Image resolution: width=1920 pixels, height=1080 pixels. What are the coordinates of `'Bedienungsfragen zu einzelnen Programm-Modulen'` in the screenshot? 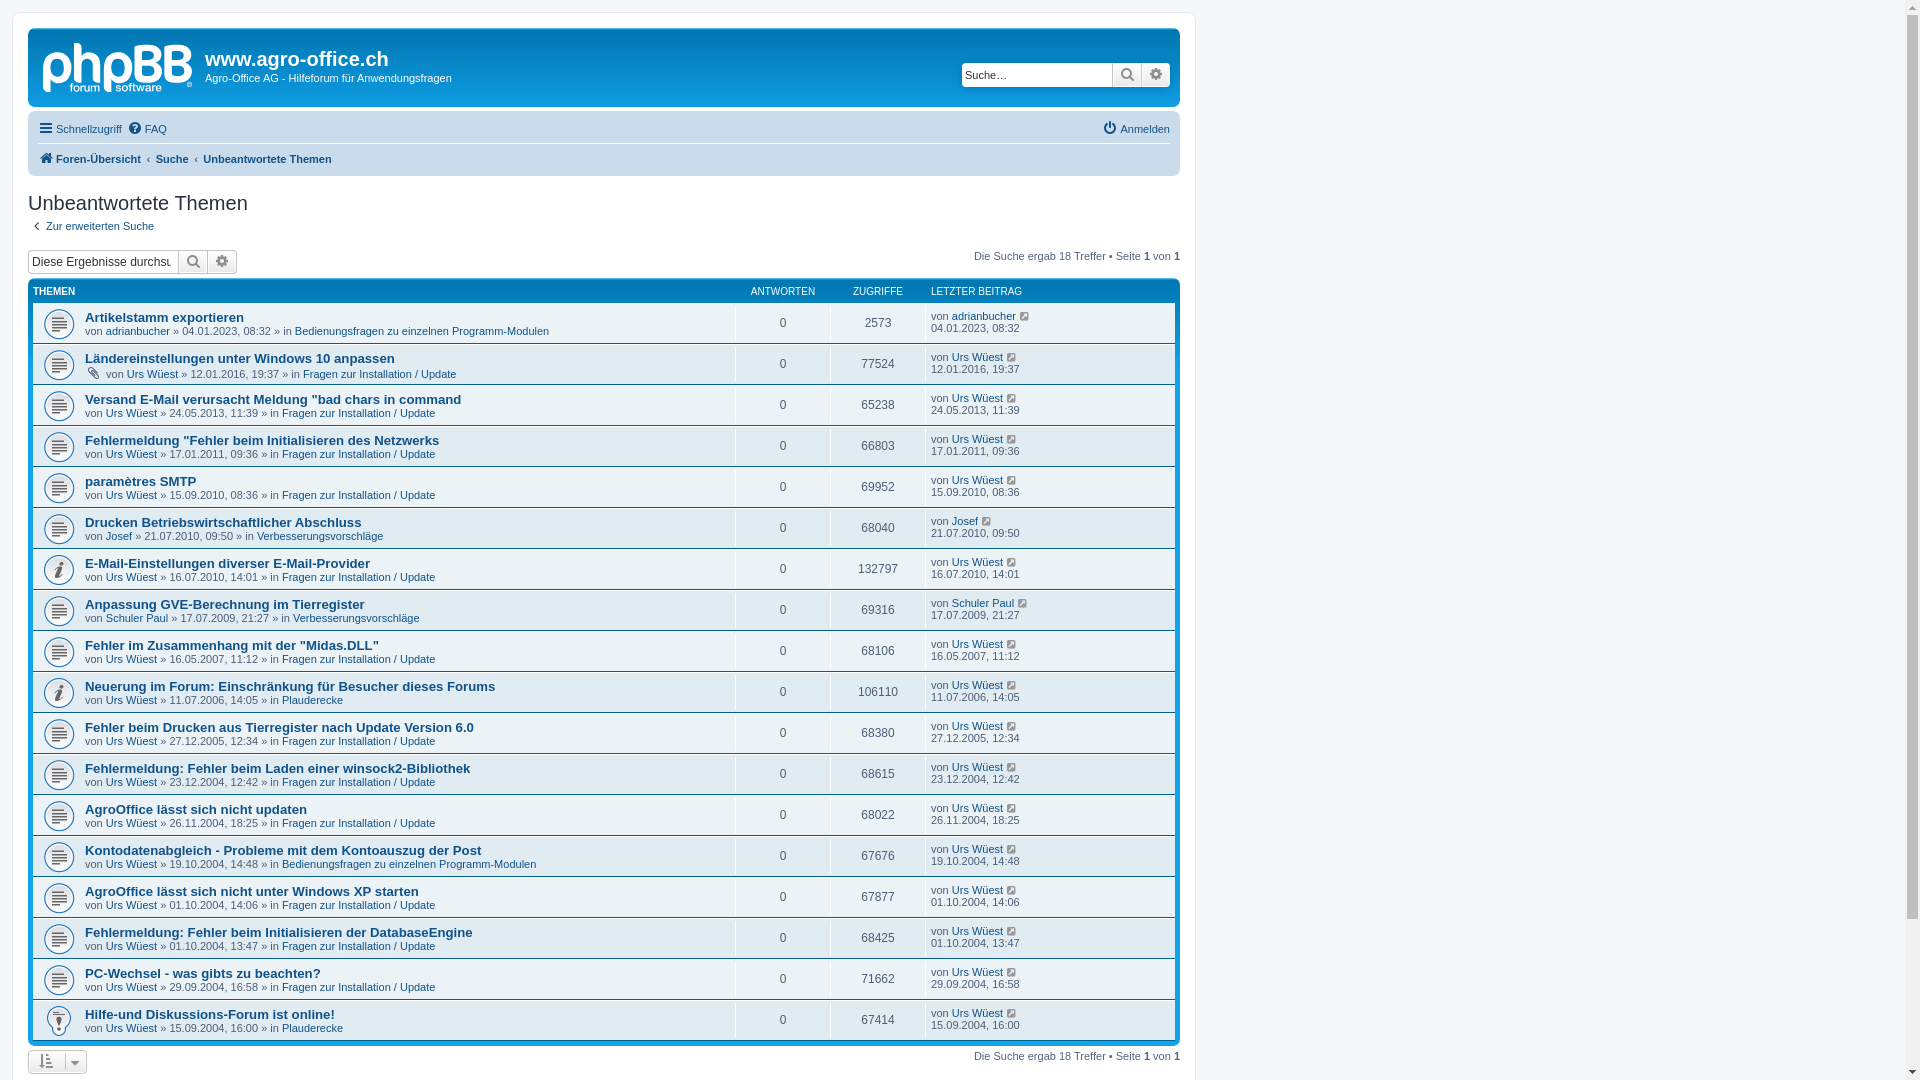 It's located at (293, 330).